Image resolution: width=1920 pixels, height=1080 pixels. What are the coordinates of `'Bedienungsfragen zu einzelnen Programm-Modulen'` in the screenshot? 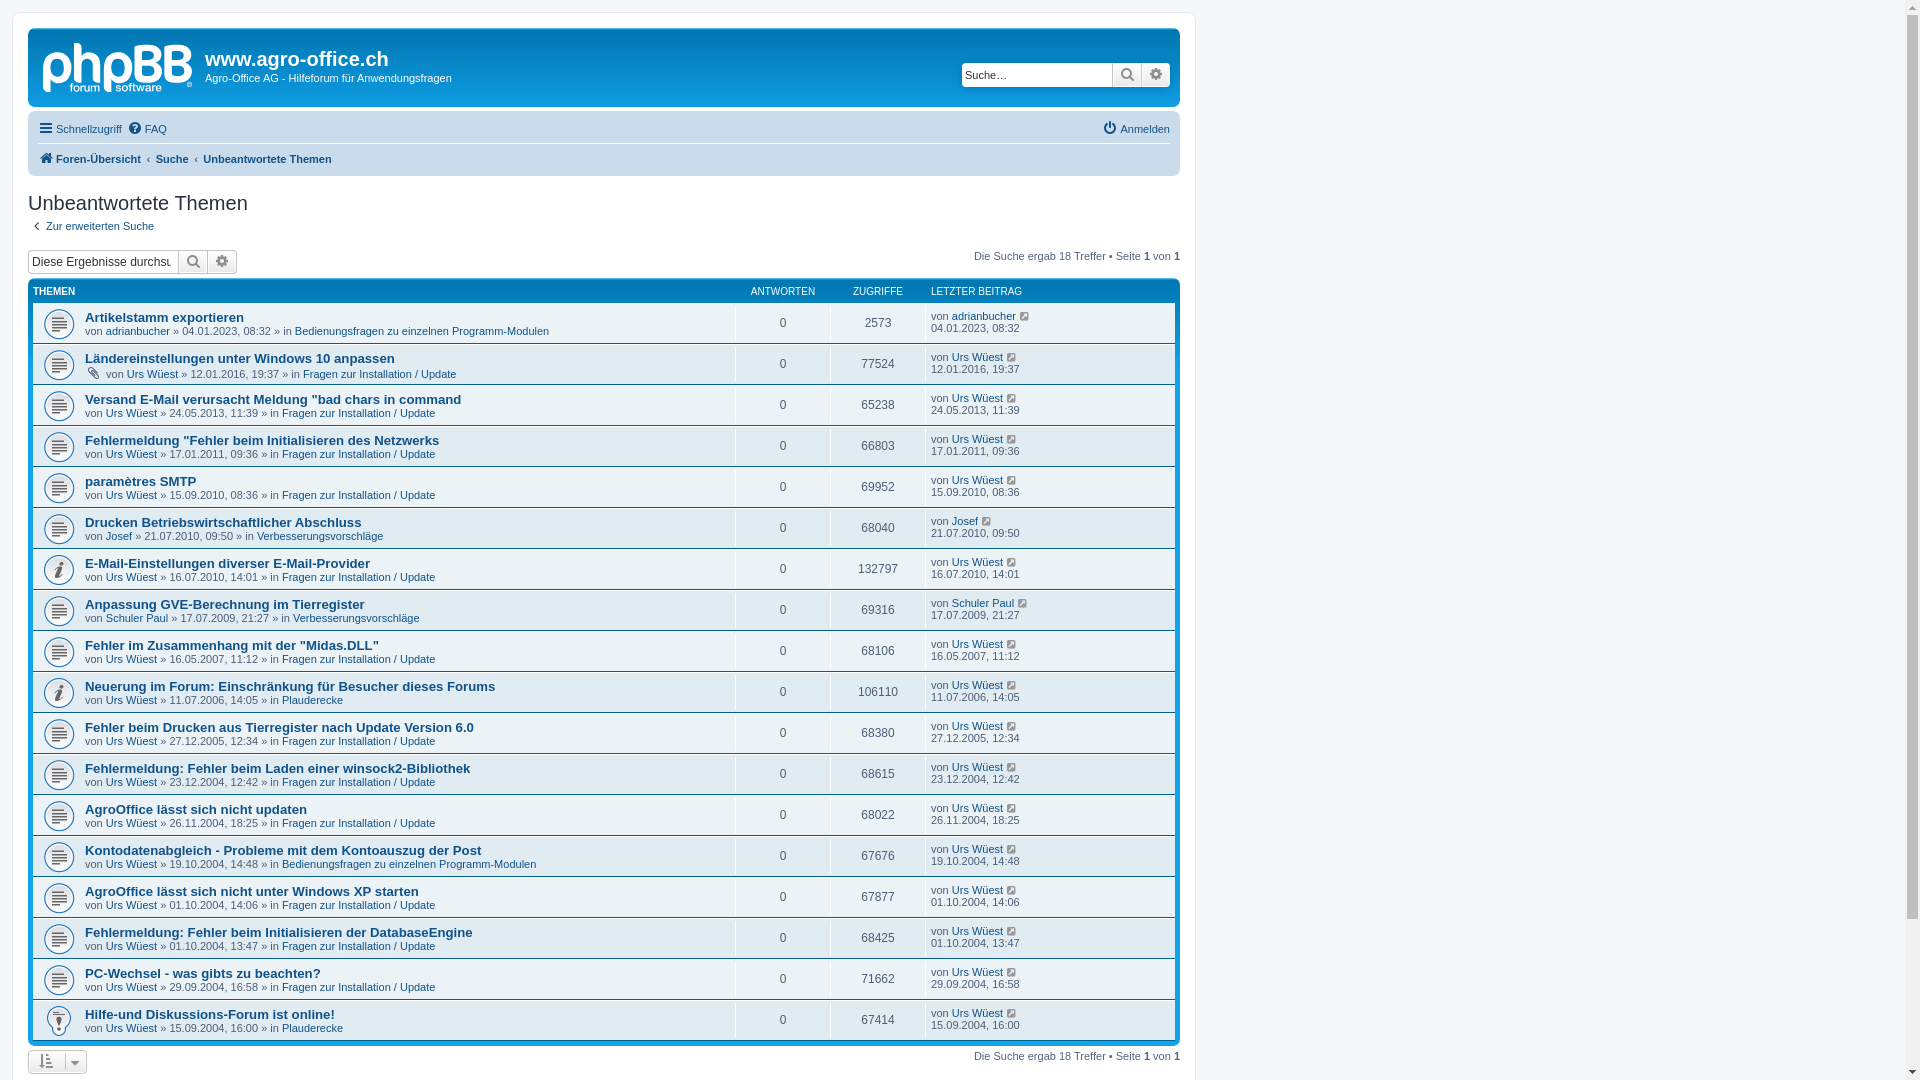 It's located at (293, 330).